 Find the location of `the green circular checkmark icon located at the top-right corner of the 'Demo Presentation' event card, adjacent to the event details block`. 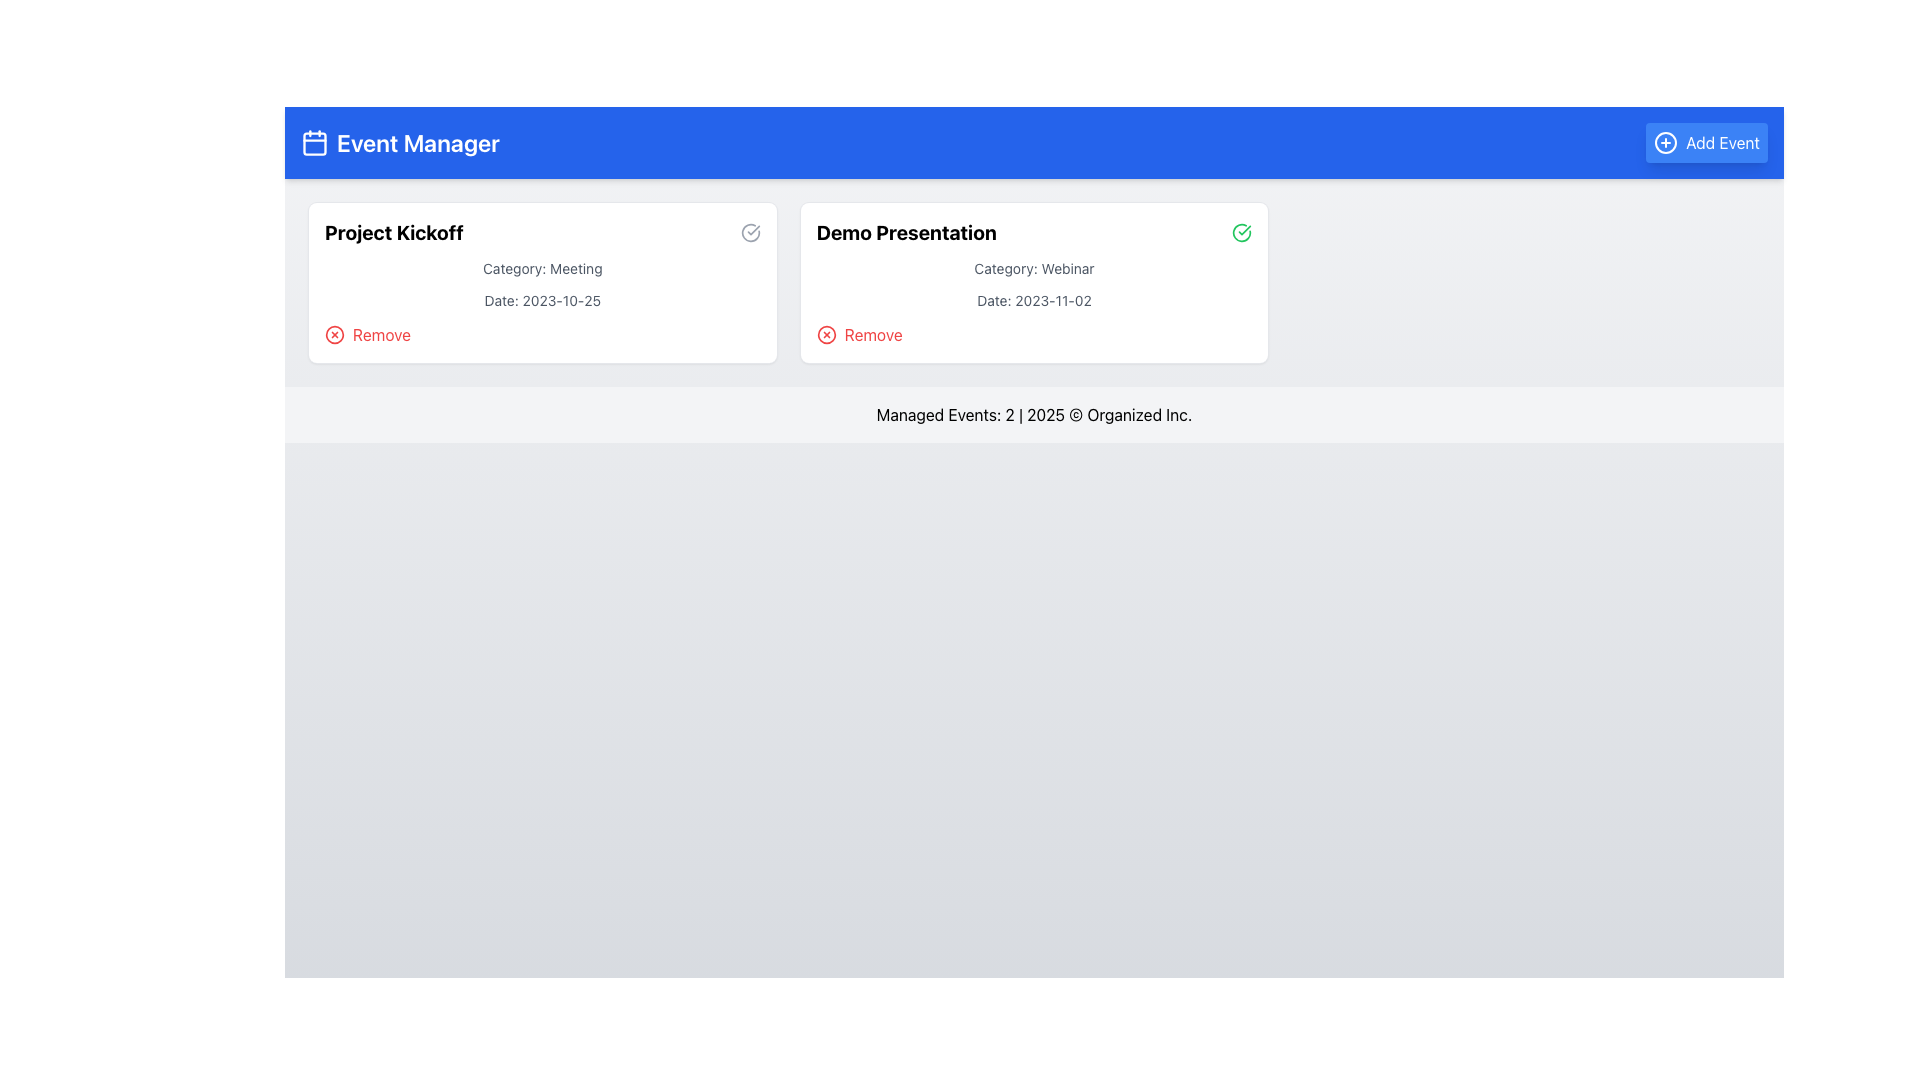

the green circular checkmark icon located at the top-right corner of the 'Demo Presentation' event card, adjacent to the event details block is located at coordinates (1241, 231).